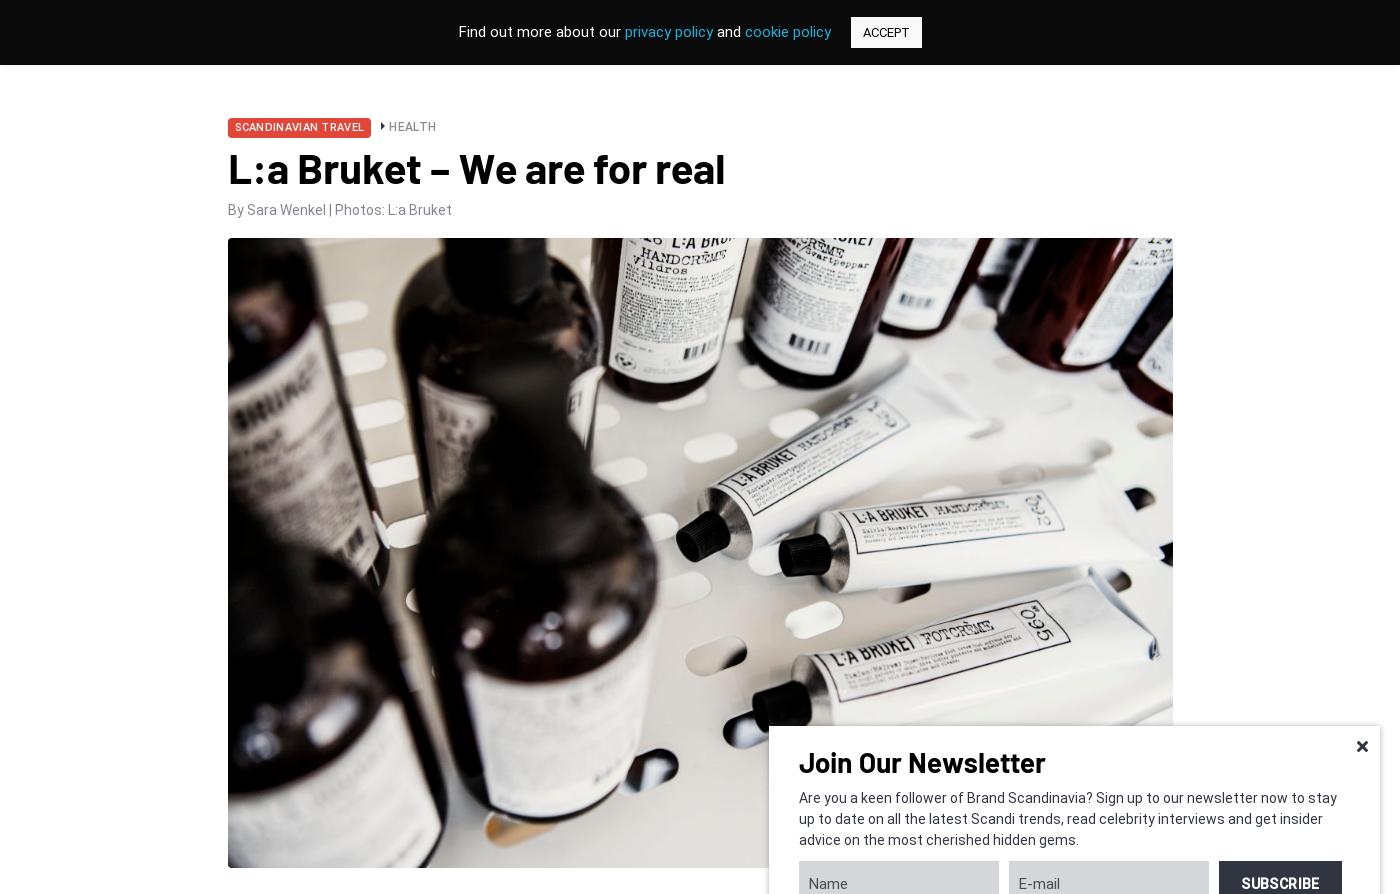  What do you see at coordinates (764, 50) in the screenshot?
I see `'Magazine'` at bounding box center [764, 50].